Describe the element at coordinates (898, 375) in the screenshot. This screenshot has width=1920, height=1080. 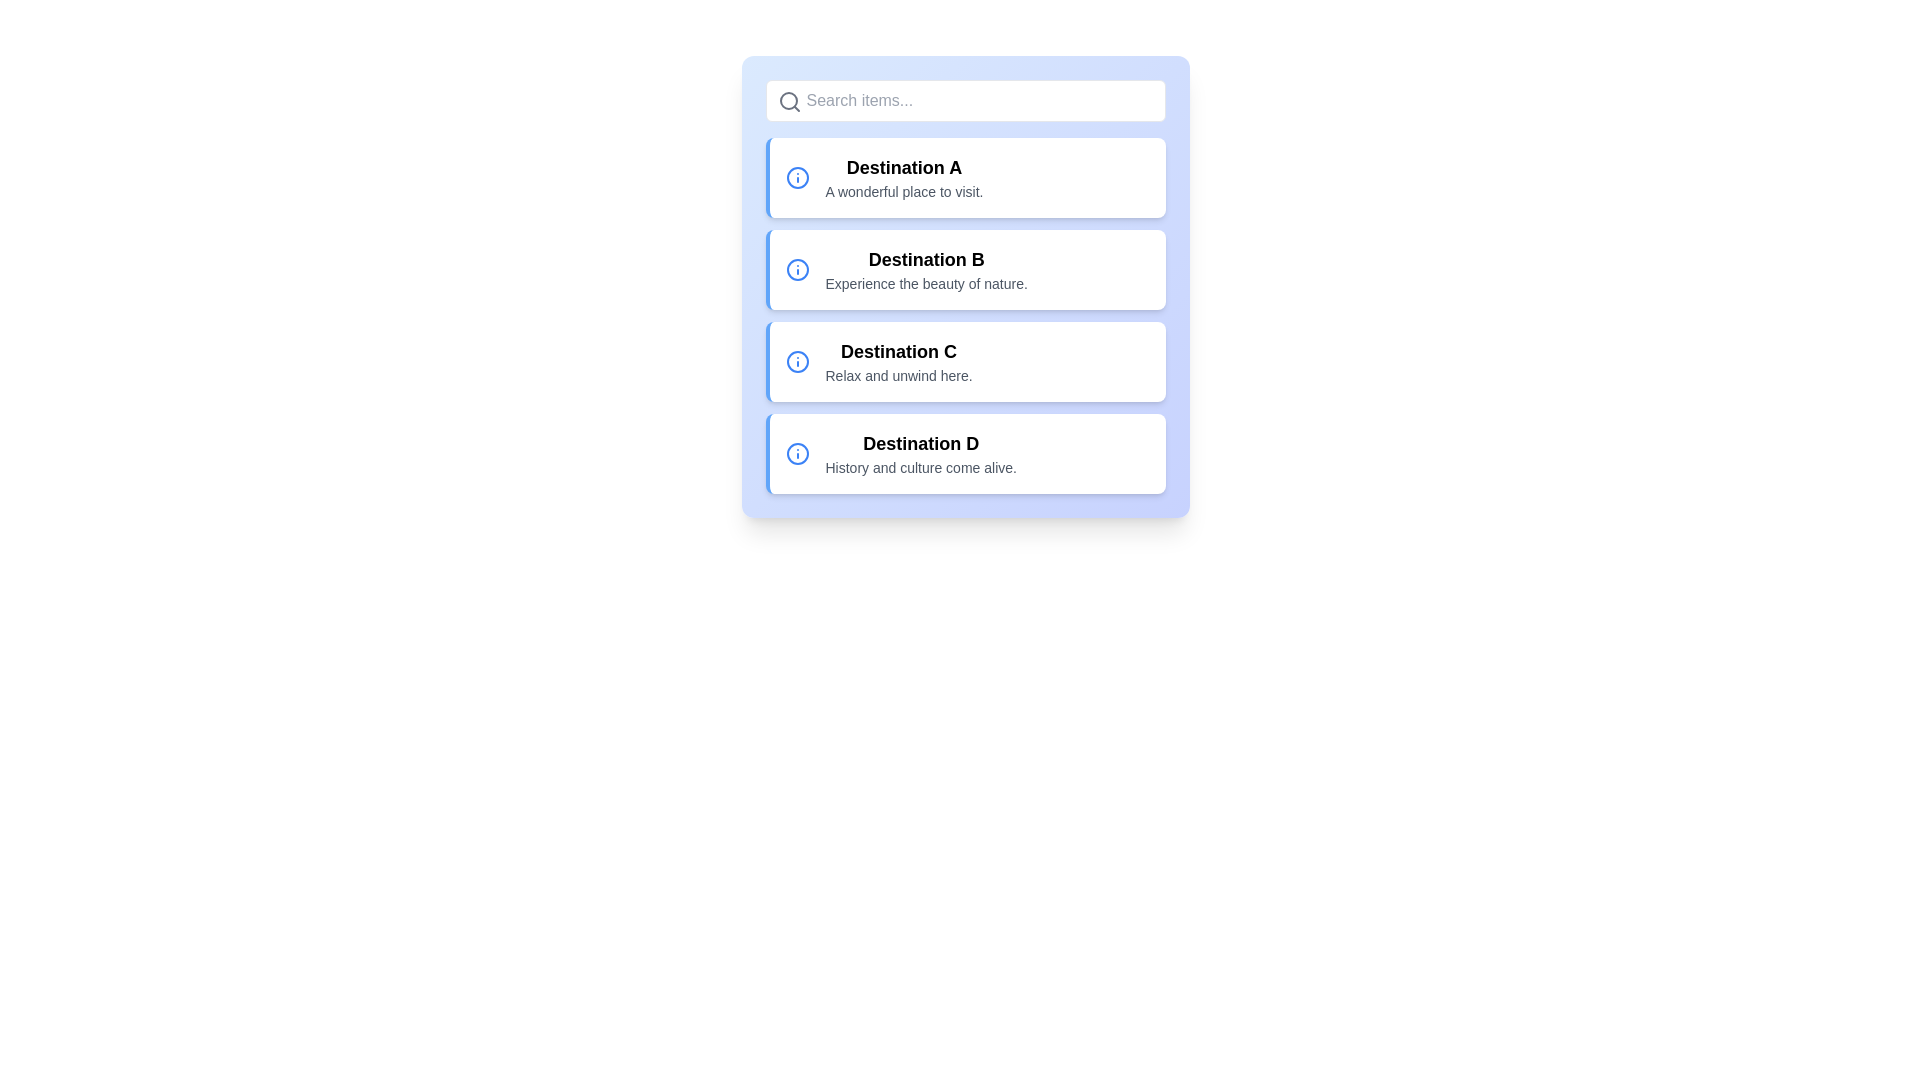
I see `the descriptive text that provides context for 'Destination C', located below the main destination text and aligned left` at that location.